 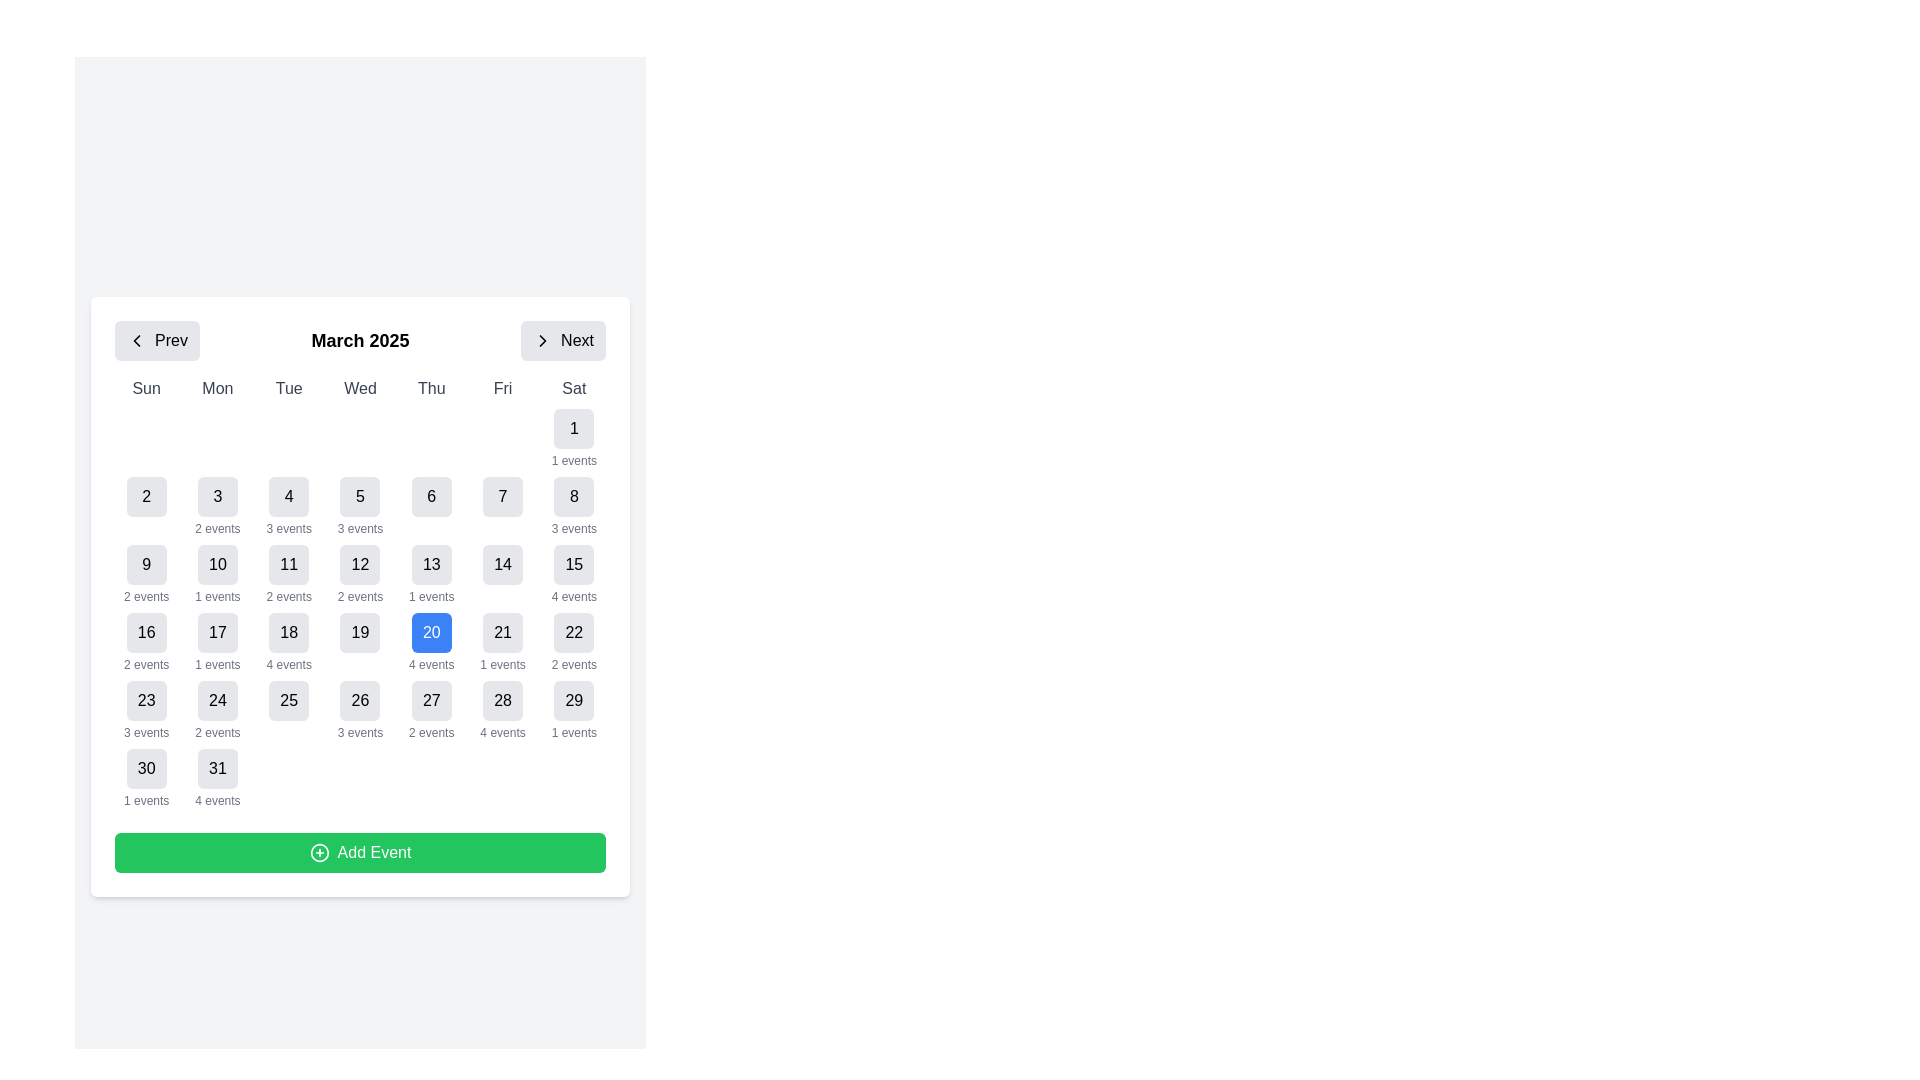 What do you see at coordinates (288, 700) in the screenshot?
I see `the gray button labeled '25'` at bounding box center [288, 700].